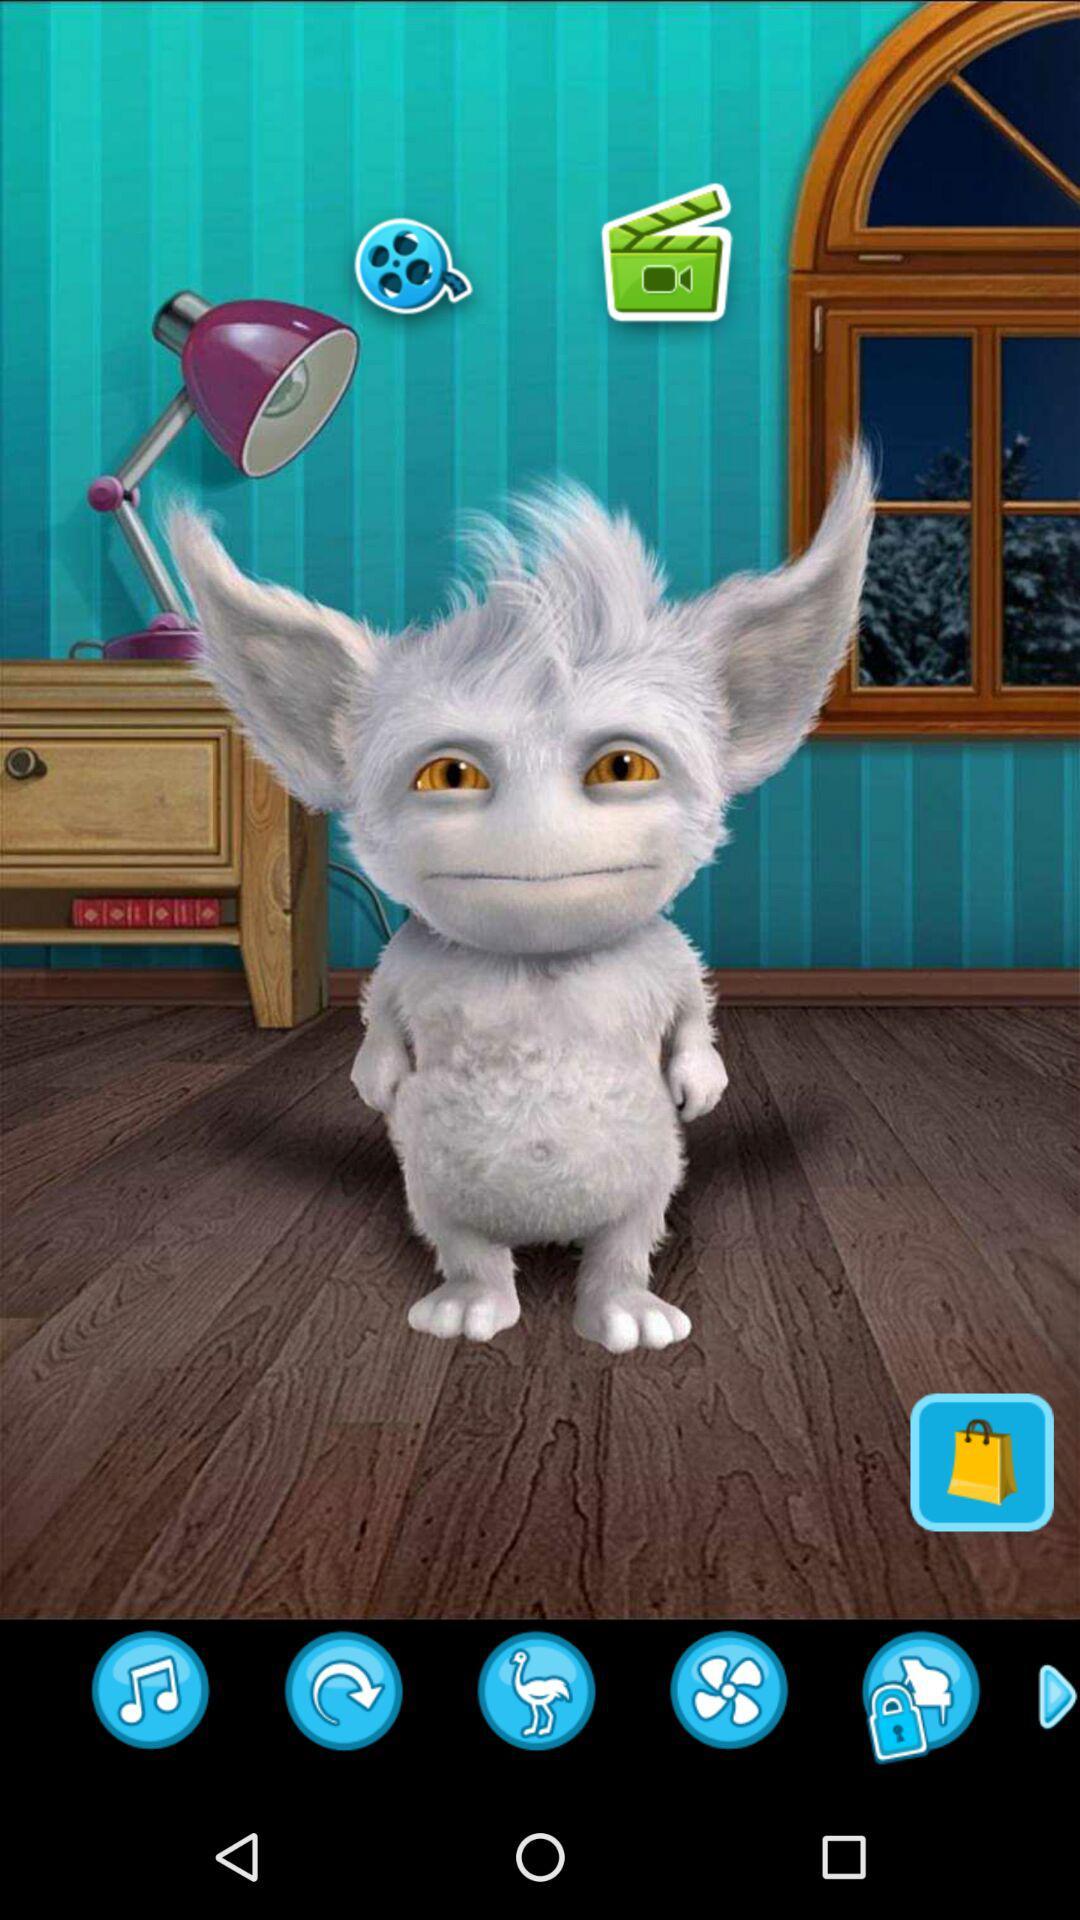  I want to click on search, so click(922, 1696).